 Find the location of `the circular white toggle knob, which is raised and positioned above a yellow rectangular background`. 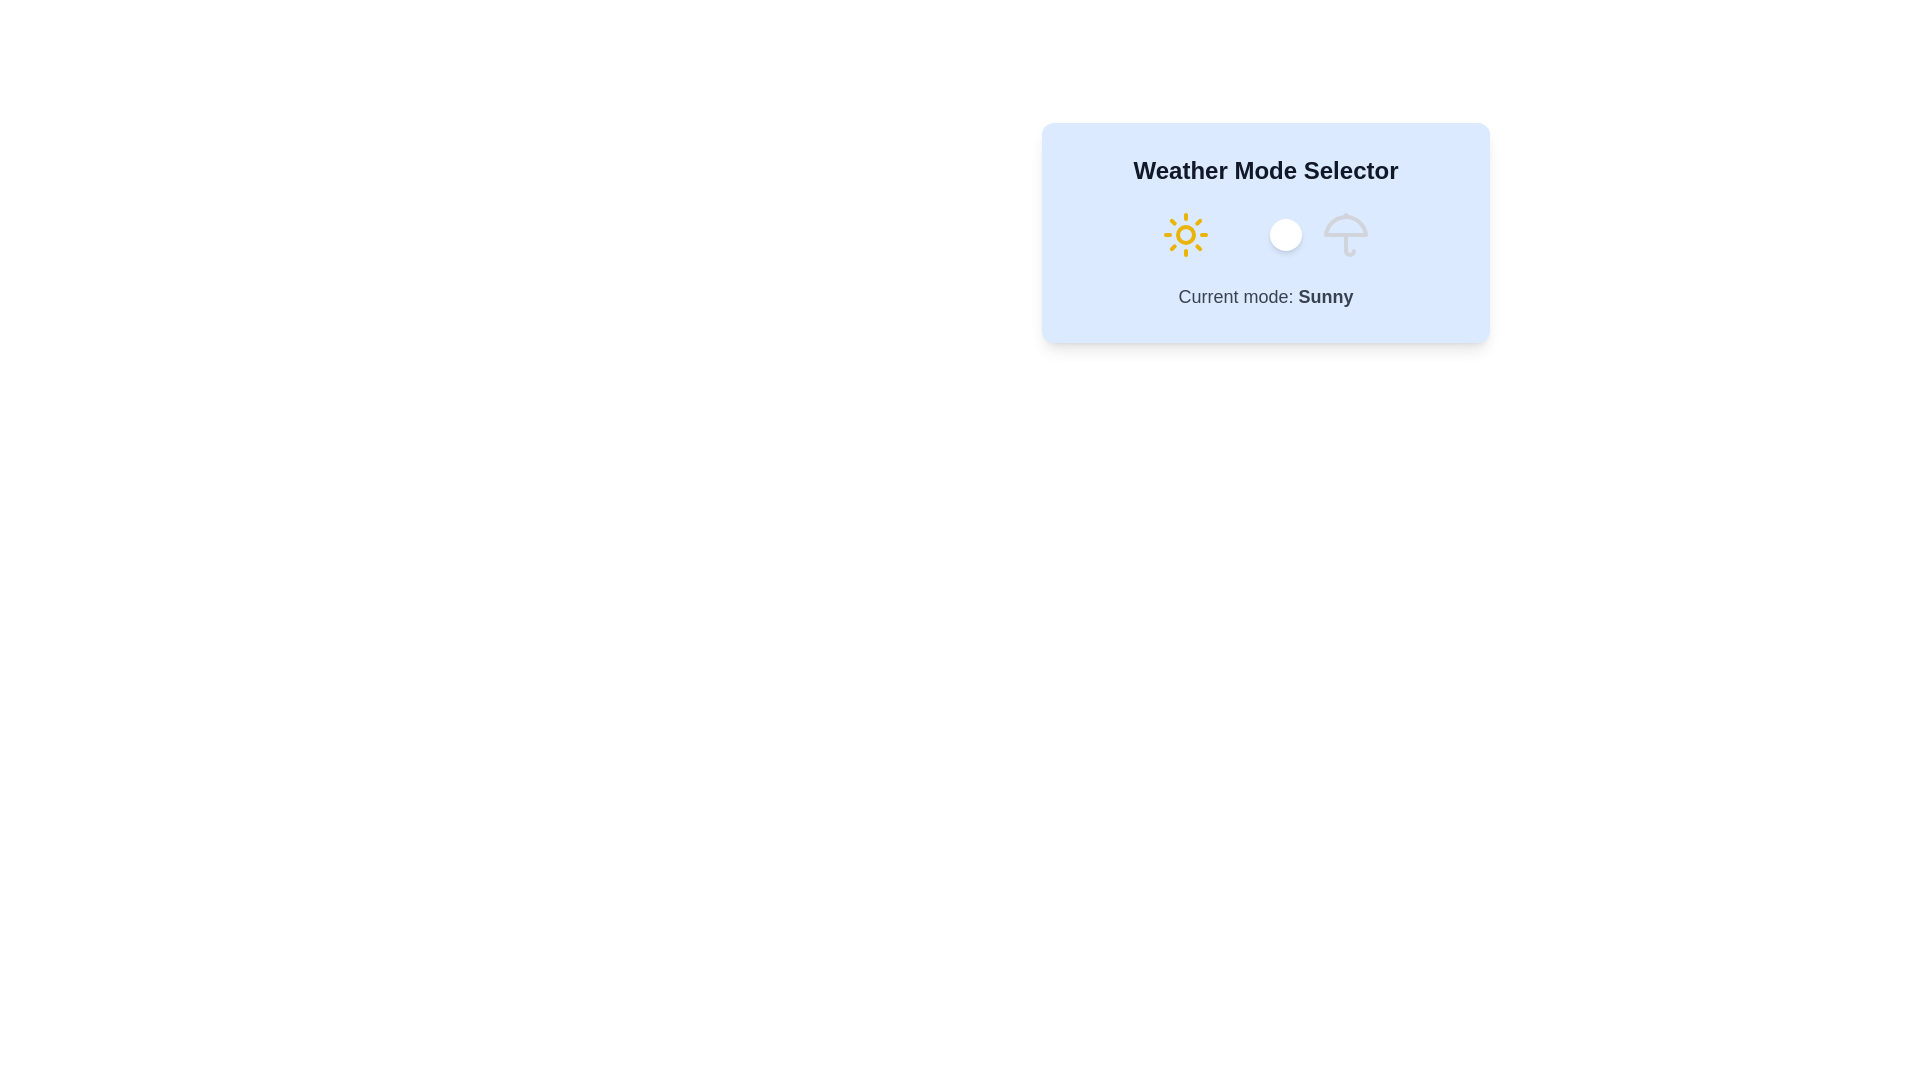

the circular white toggle knob, which is raised and positioned above a yellow rectangular background is located at coordinates (1286, 234).